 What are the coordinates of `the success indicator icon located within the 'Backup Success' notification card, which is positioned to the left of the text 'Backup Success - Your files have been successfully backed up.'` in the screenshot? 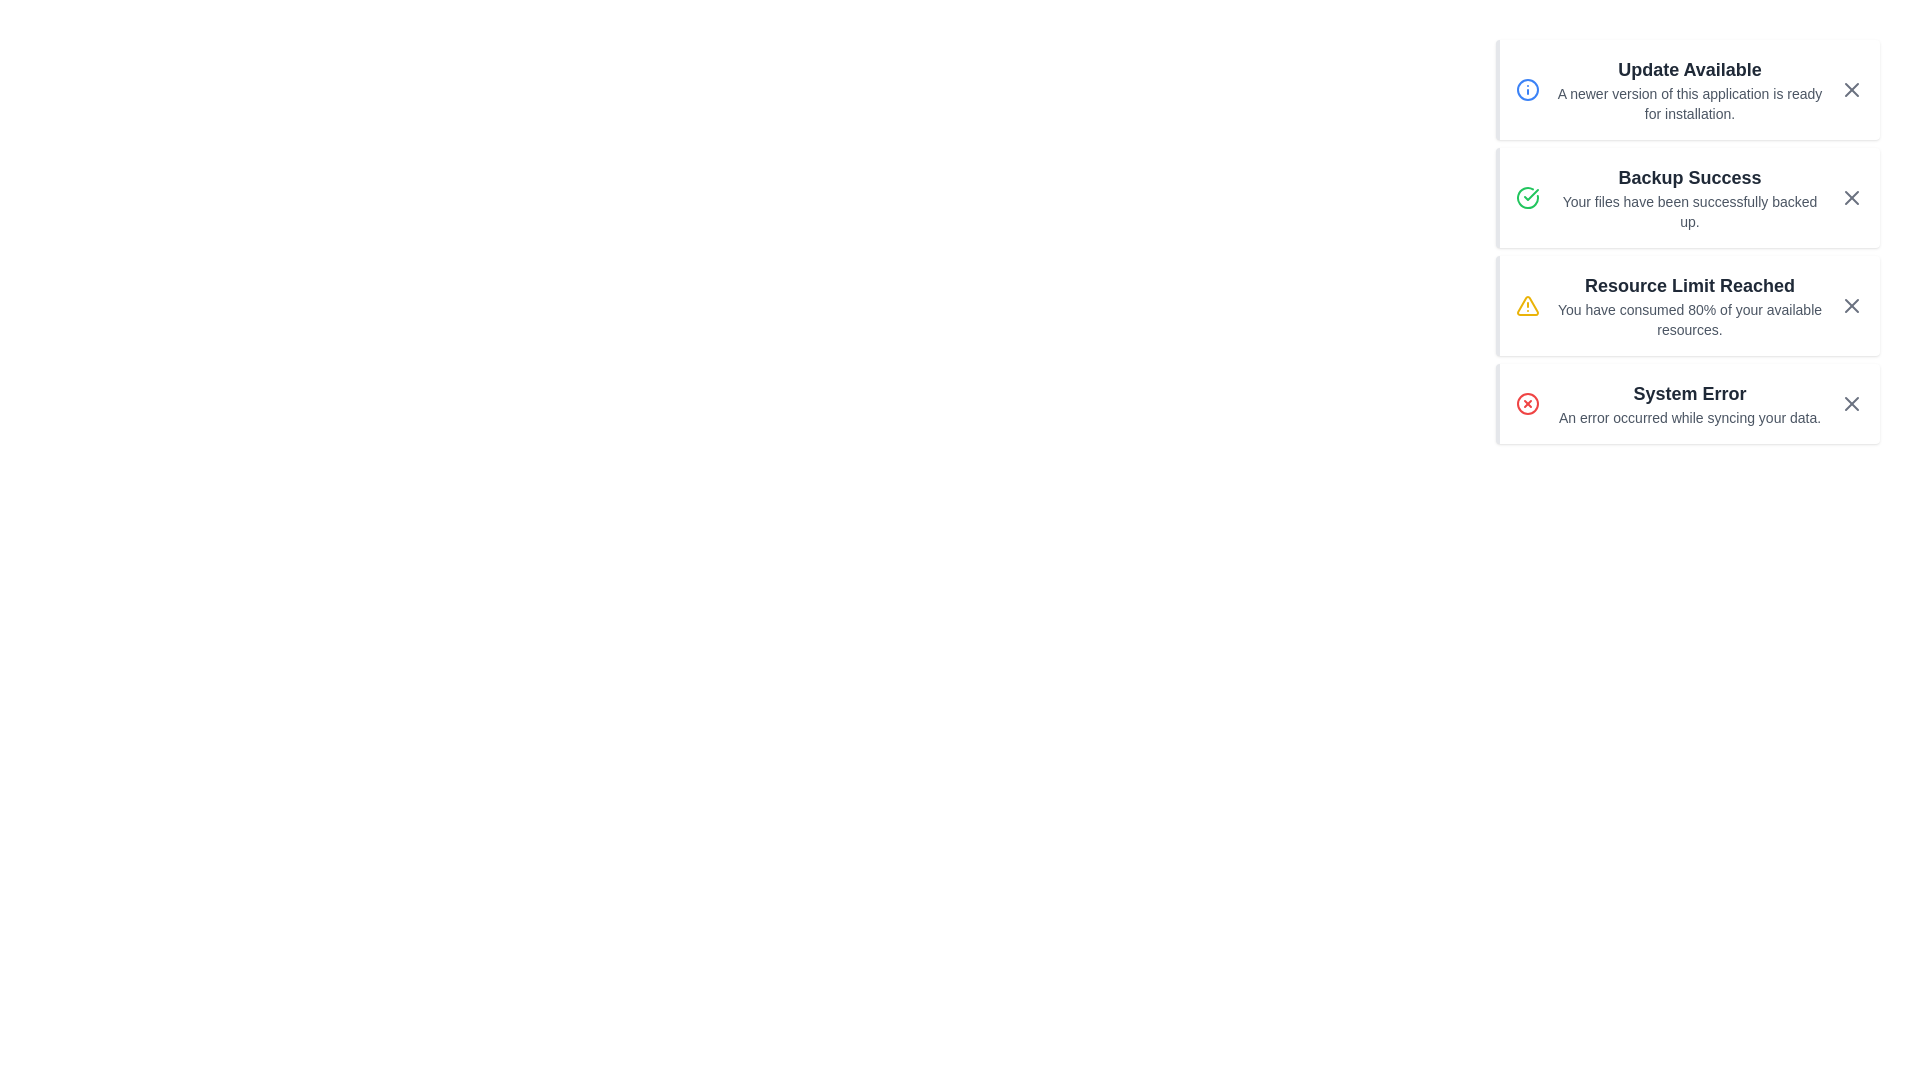 It's located at (1526, 197).